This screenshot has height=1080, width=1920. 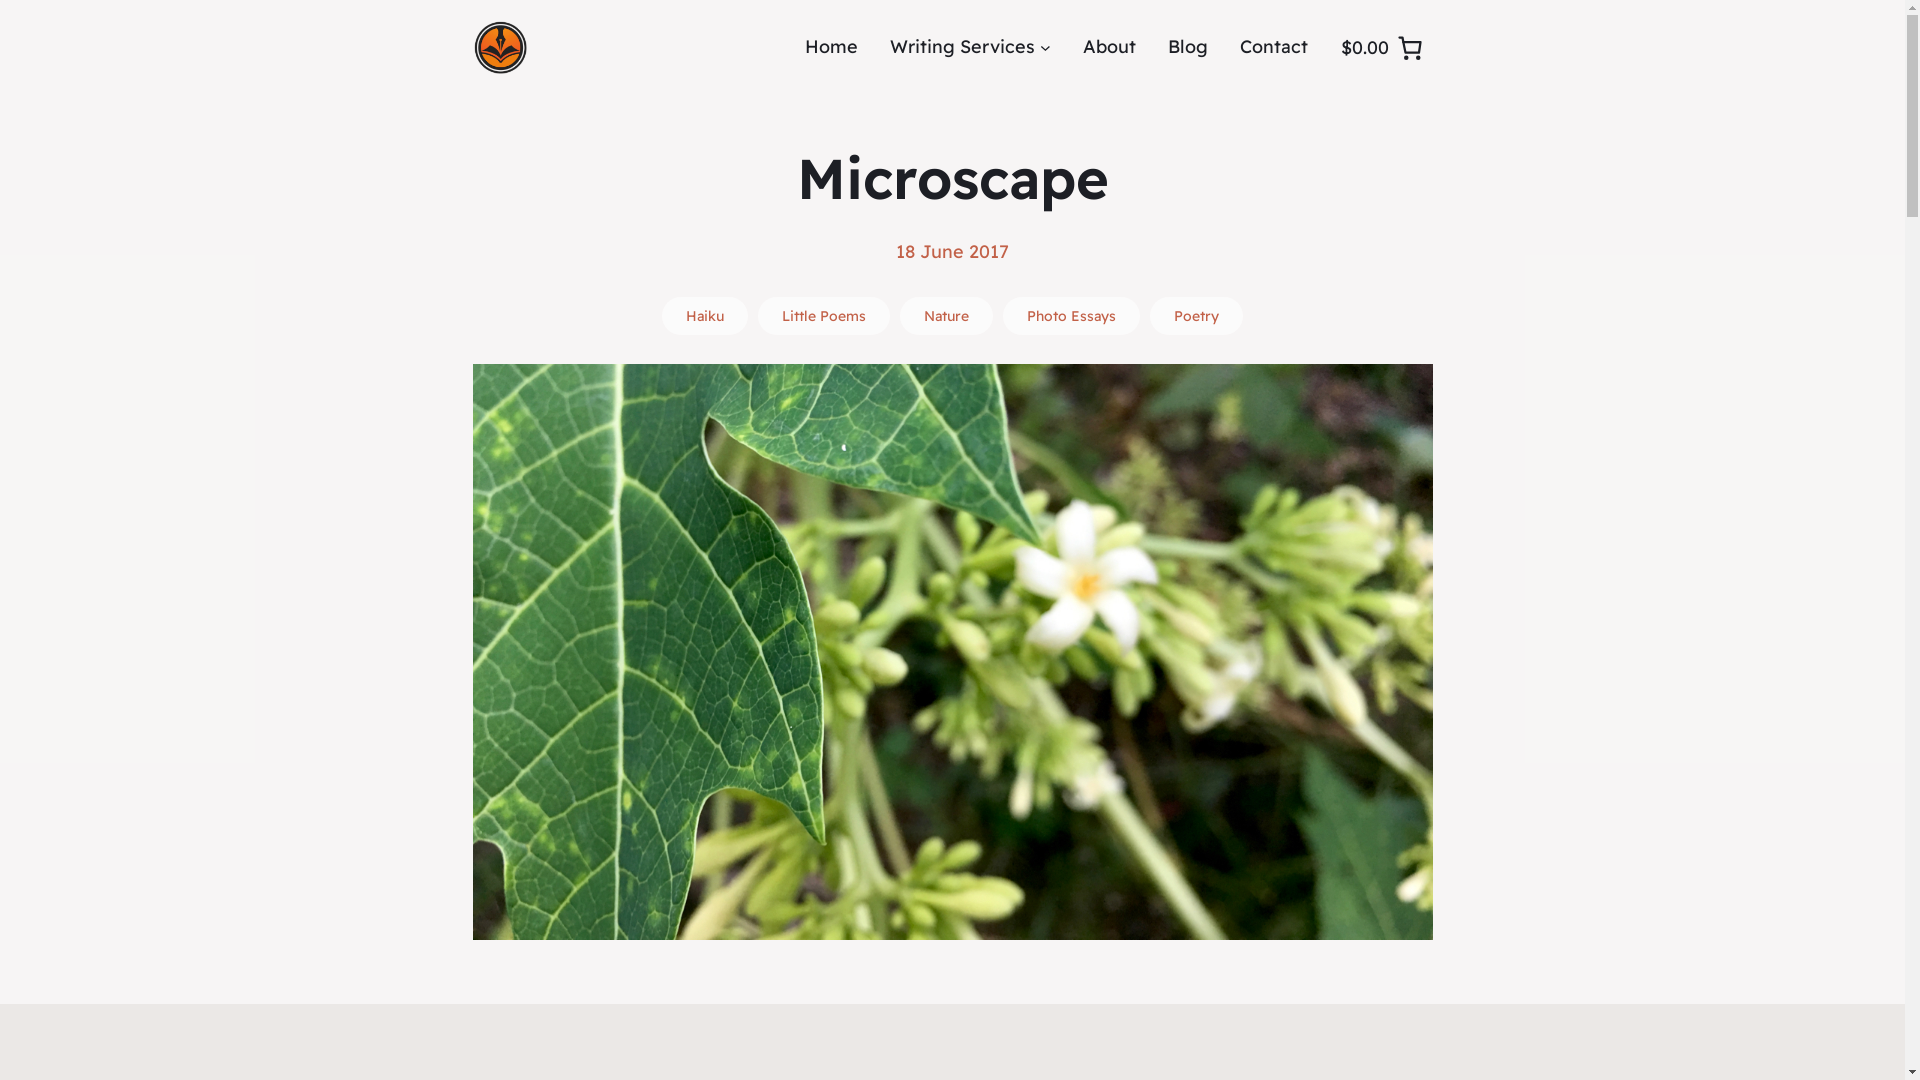 What do you see at coordinates (1003, 315) in the screenshot?
I see `'Photo Essays'` at bounding box center [1003, 315].